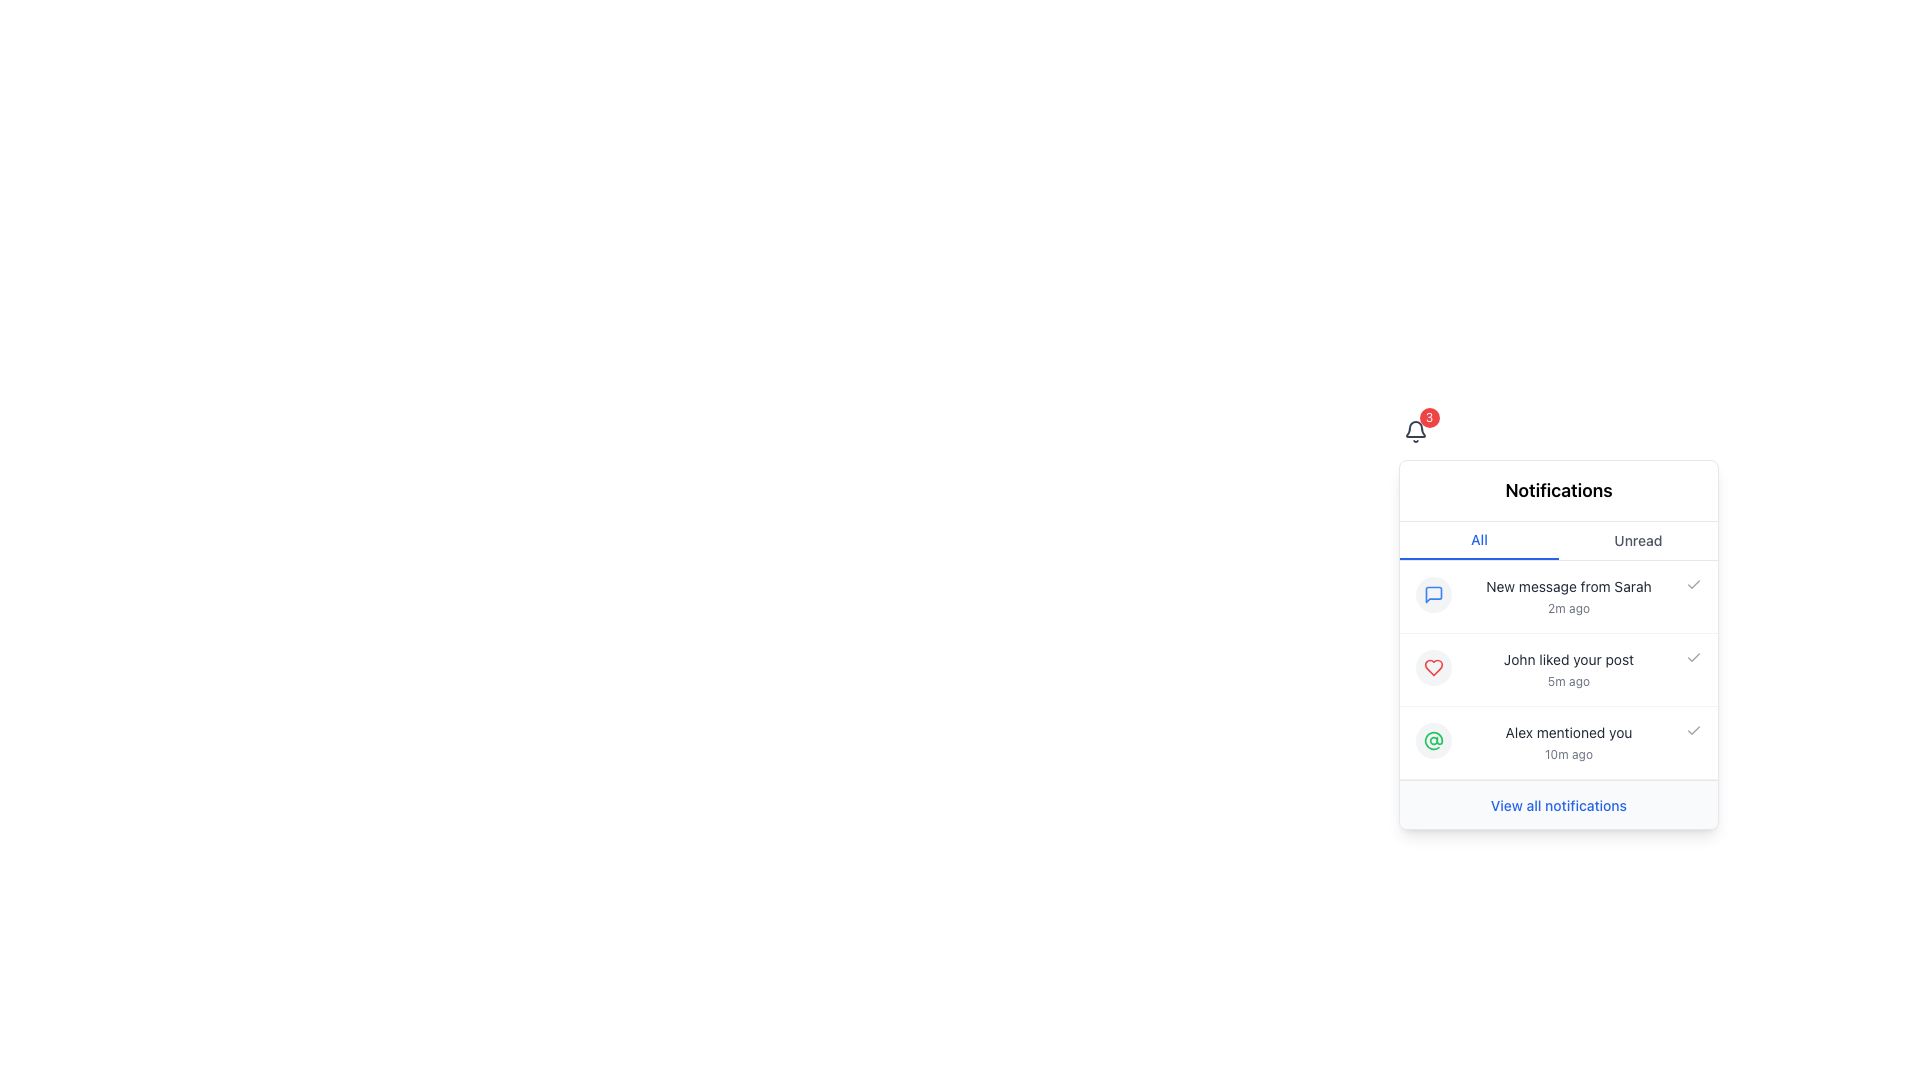 This screenshot has height=1080, width=1920. Describe the element at coordinates (1433, 667) in the screenshot. I see `the heart icon located in the notification panel to like or unlike an item` at that location.